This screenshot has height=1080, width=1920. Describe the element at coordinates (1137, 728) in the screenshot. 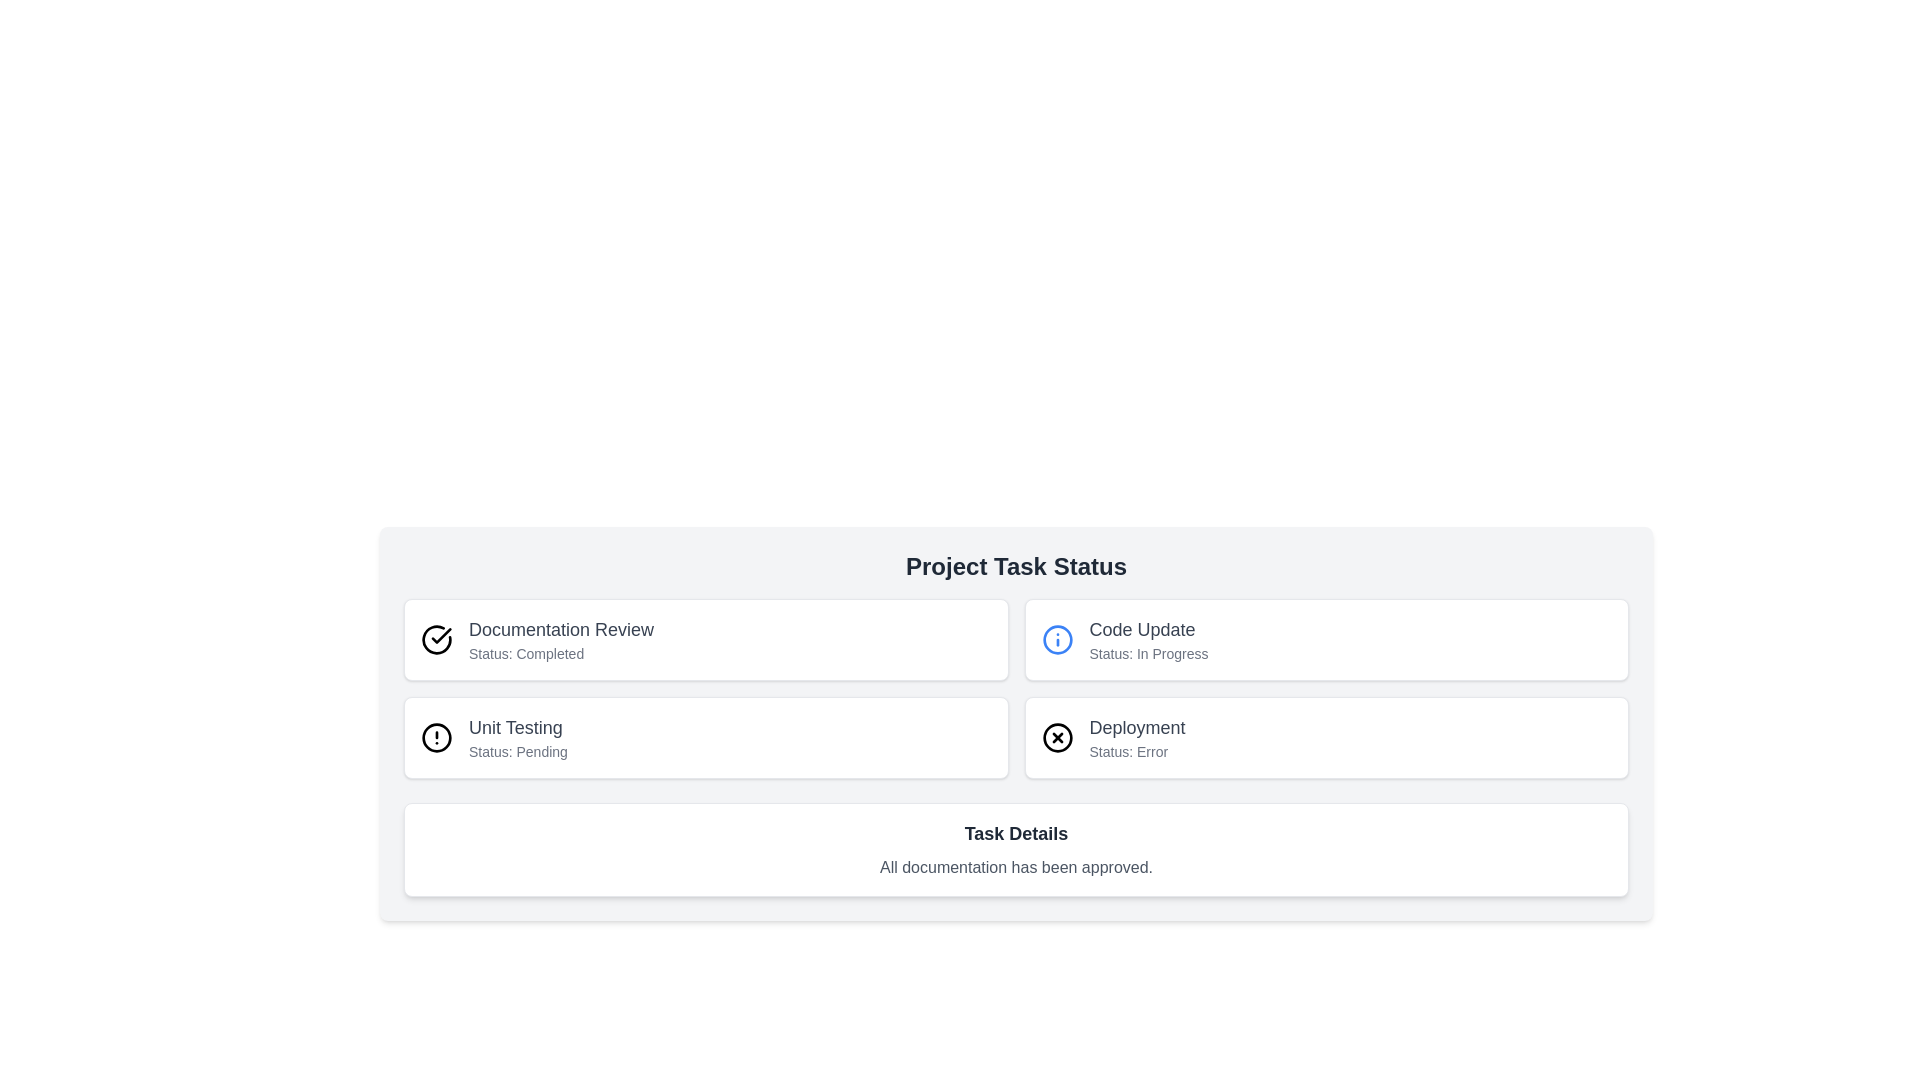

I see `the text label displaying 'Deployment', which is styled in gray as a heading in the lower right quadrant of the grid display, under the 'Code Update' section` at that location.